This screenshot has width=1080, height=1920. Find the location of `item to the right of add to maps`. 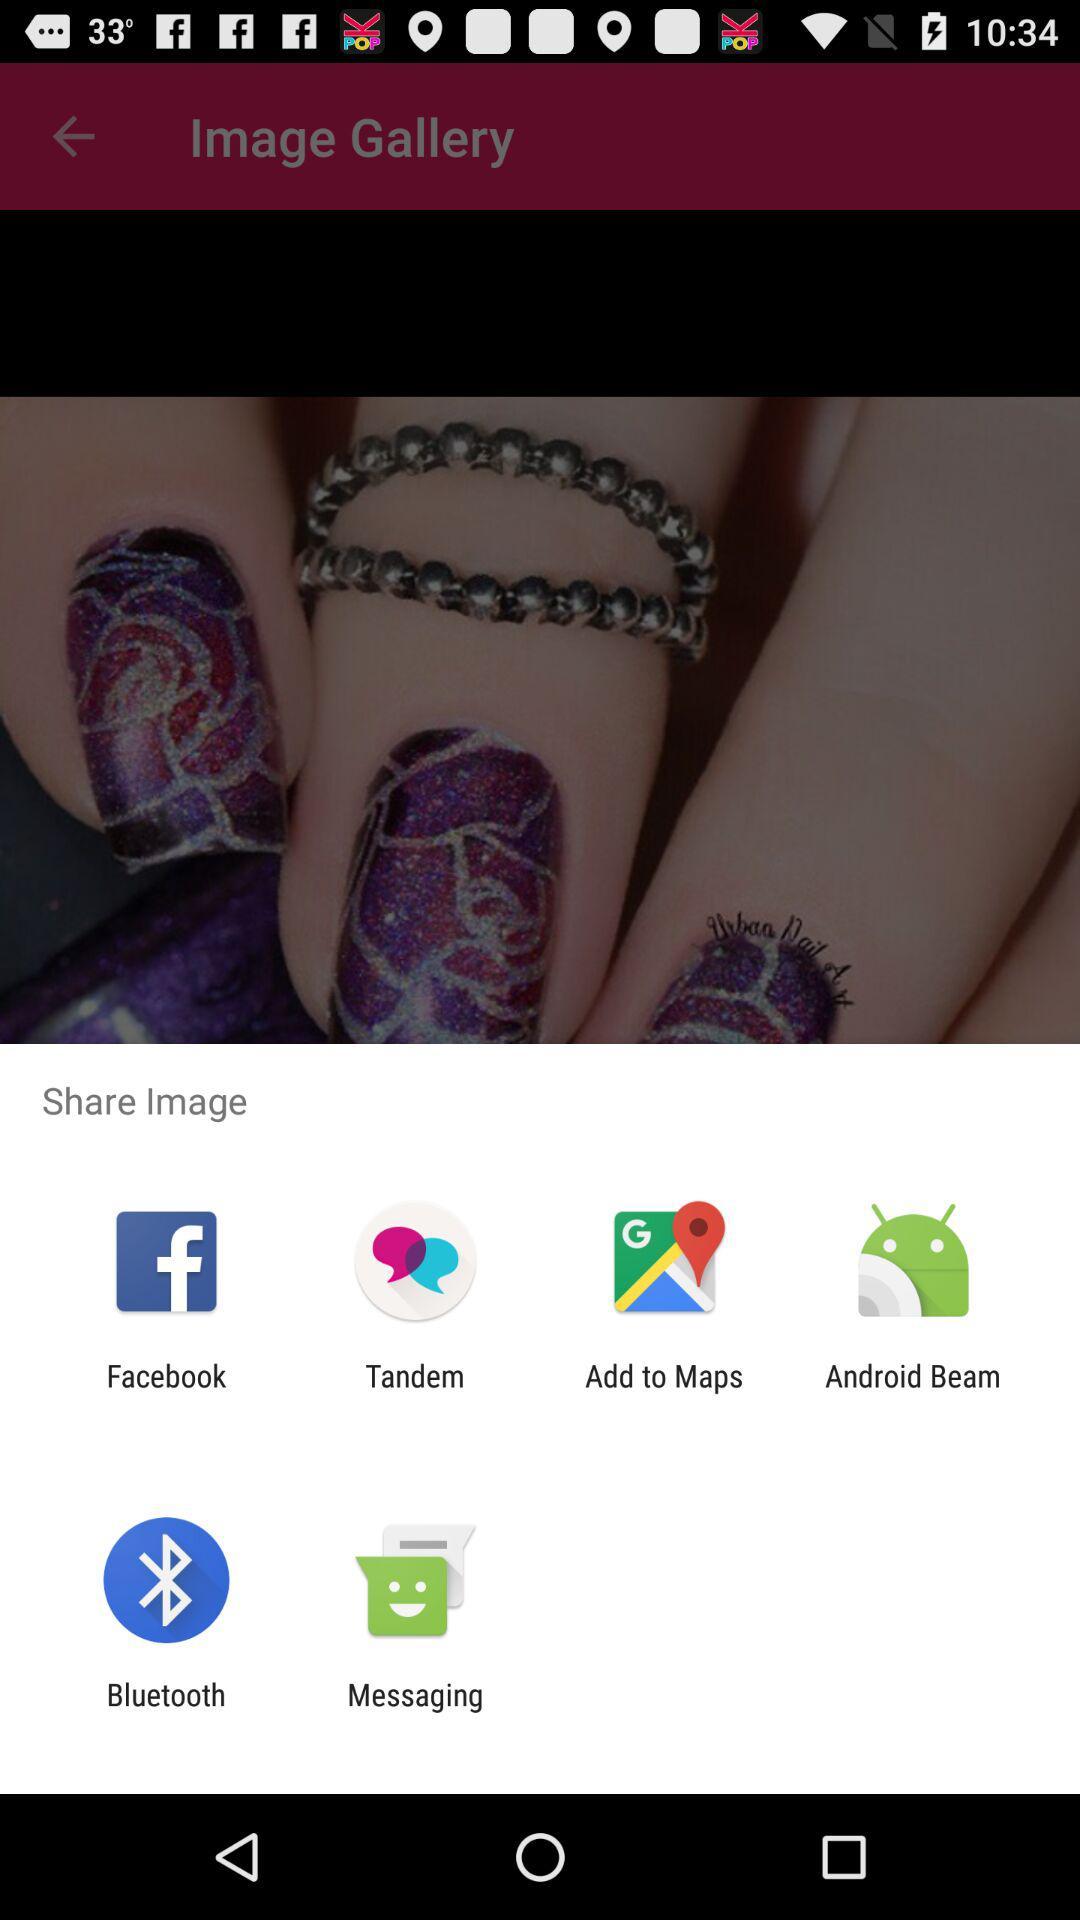

item to the right of add to maps is located at coordinates (913, 1392).